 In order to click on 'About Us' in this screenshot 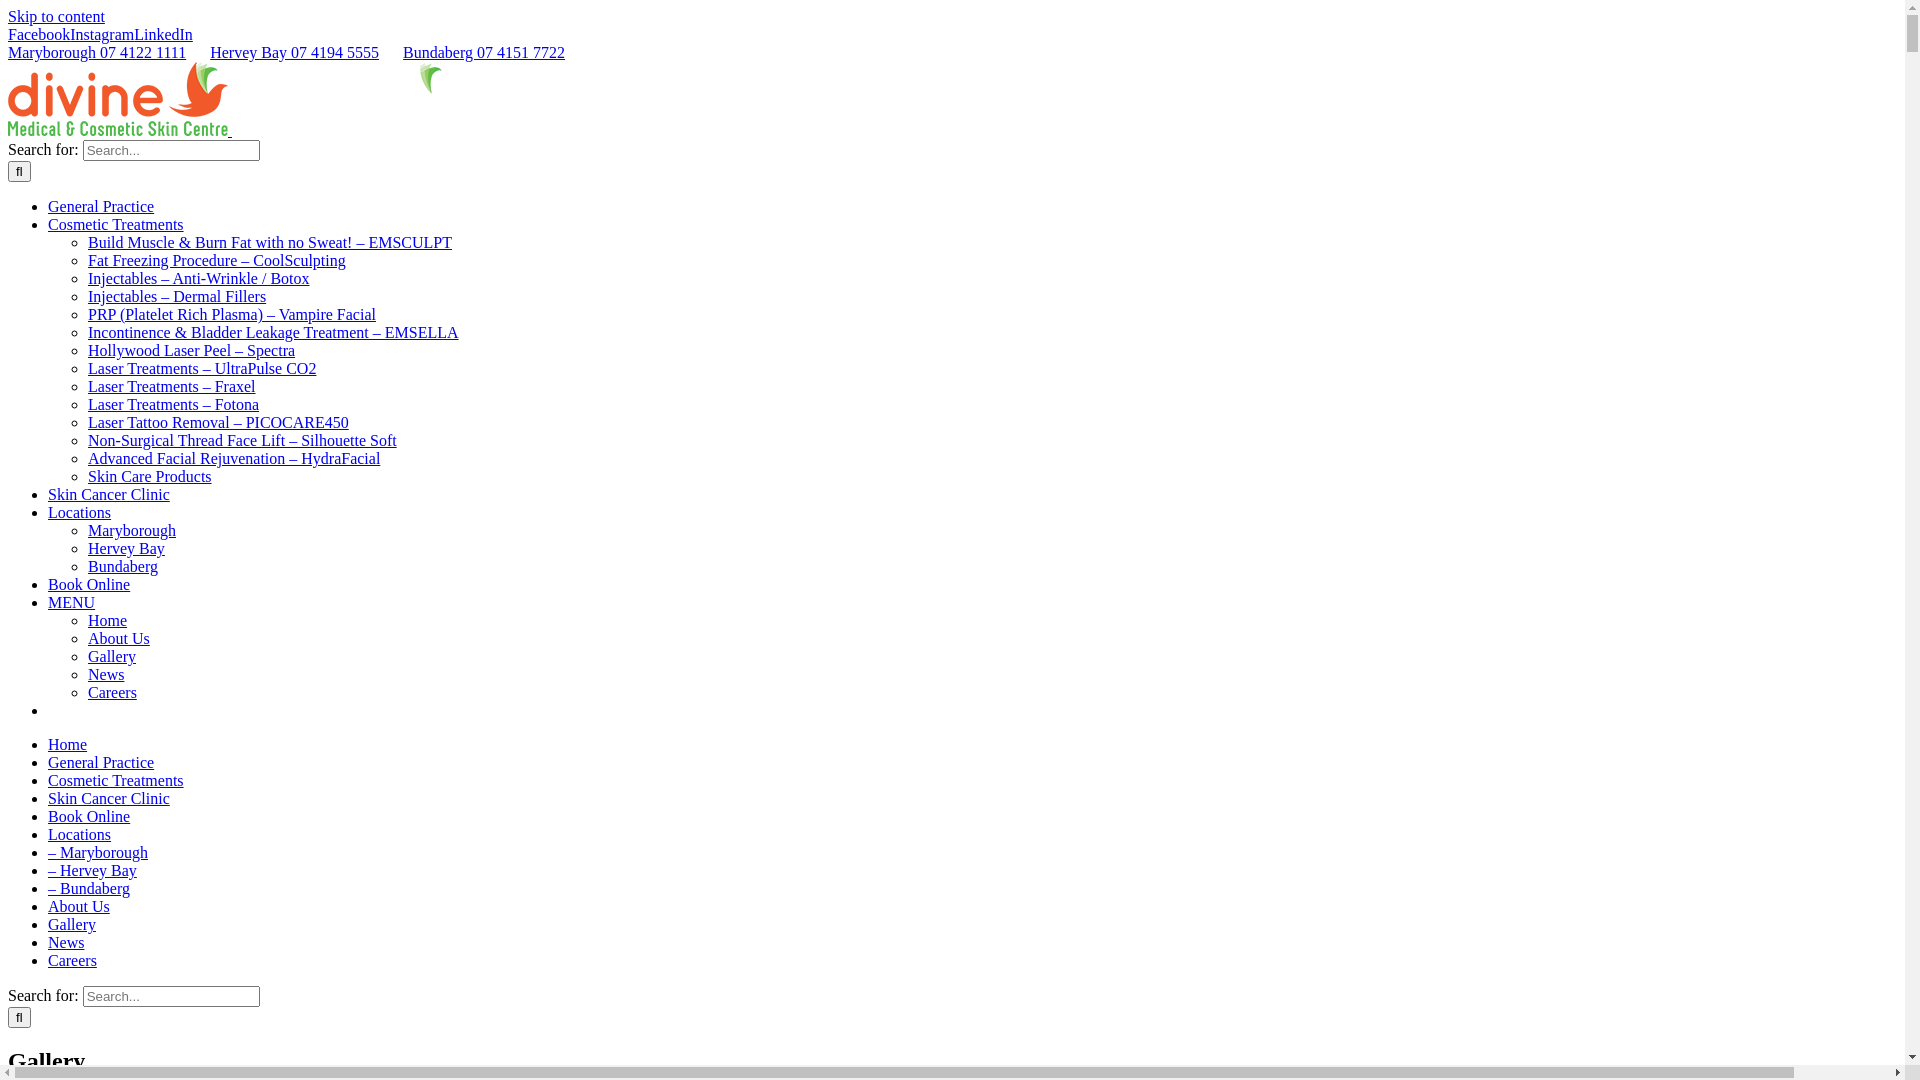, I will do `click(86, 638)`.